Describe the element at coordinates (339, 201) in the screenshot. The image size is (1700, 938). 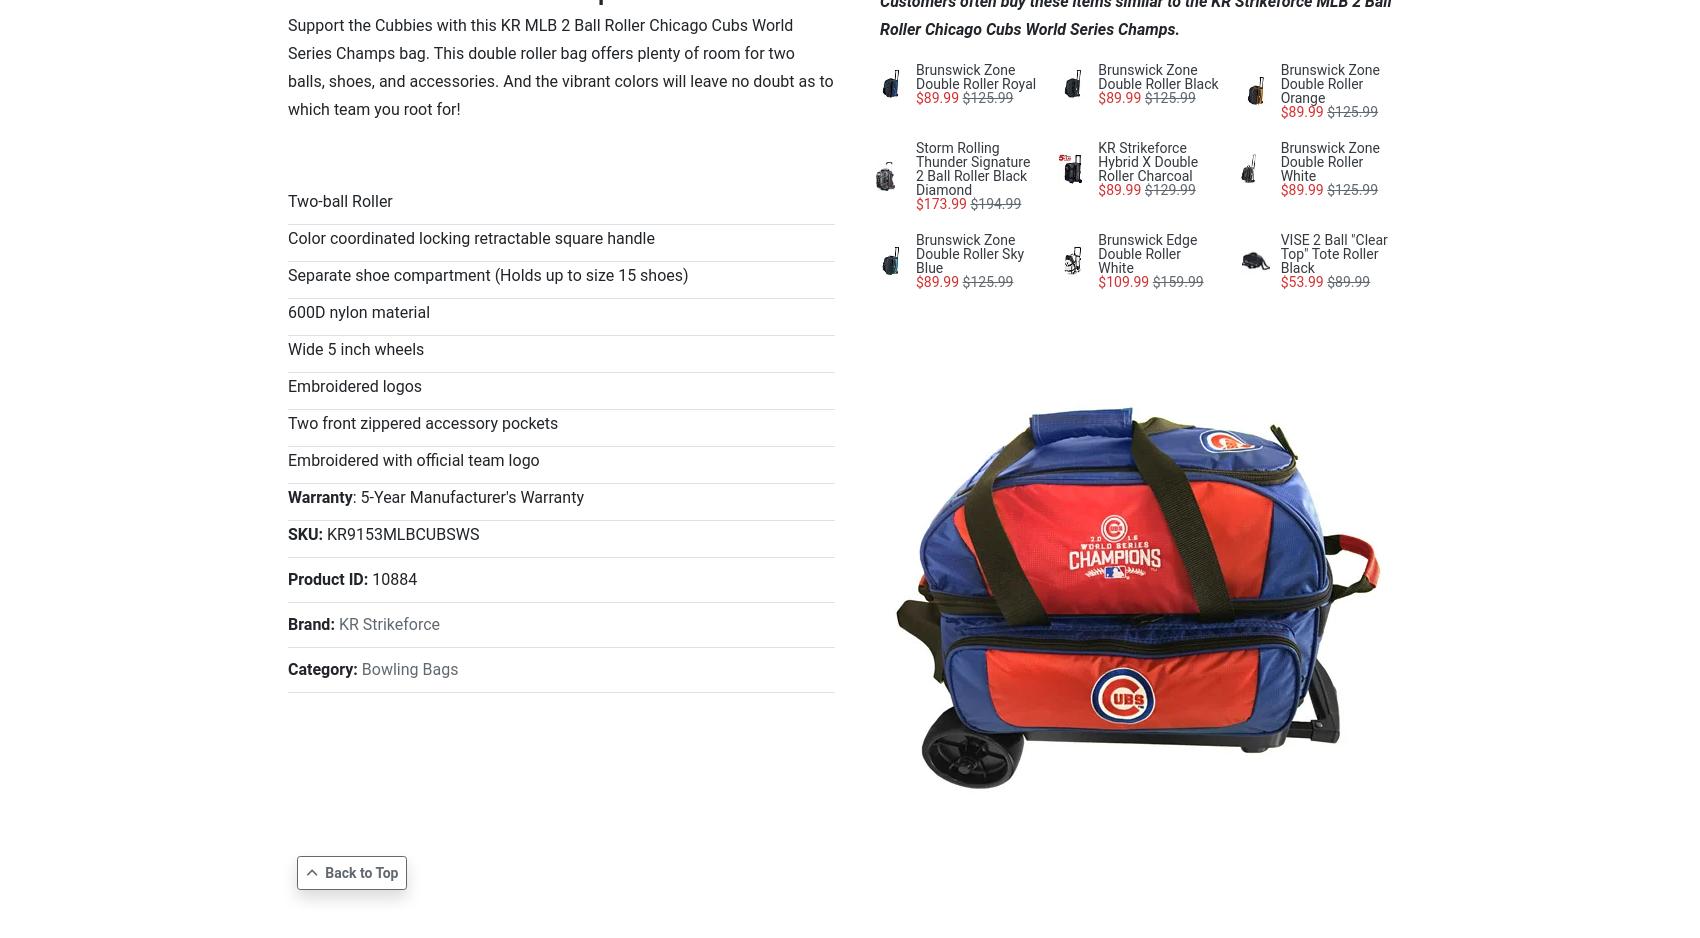
I see `'Two-ball Roller'` at that location.